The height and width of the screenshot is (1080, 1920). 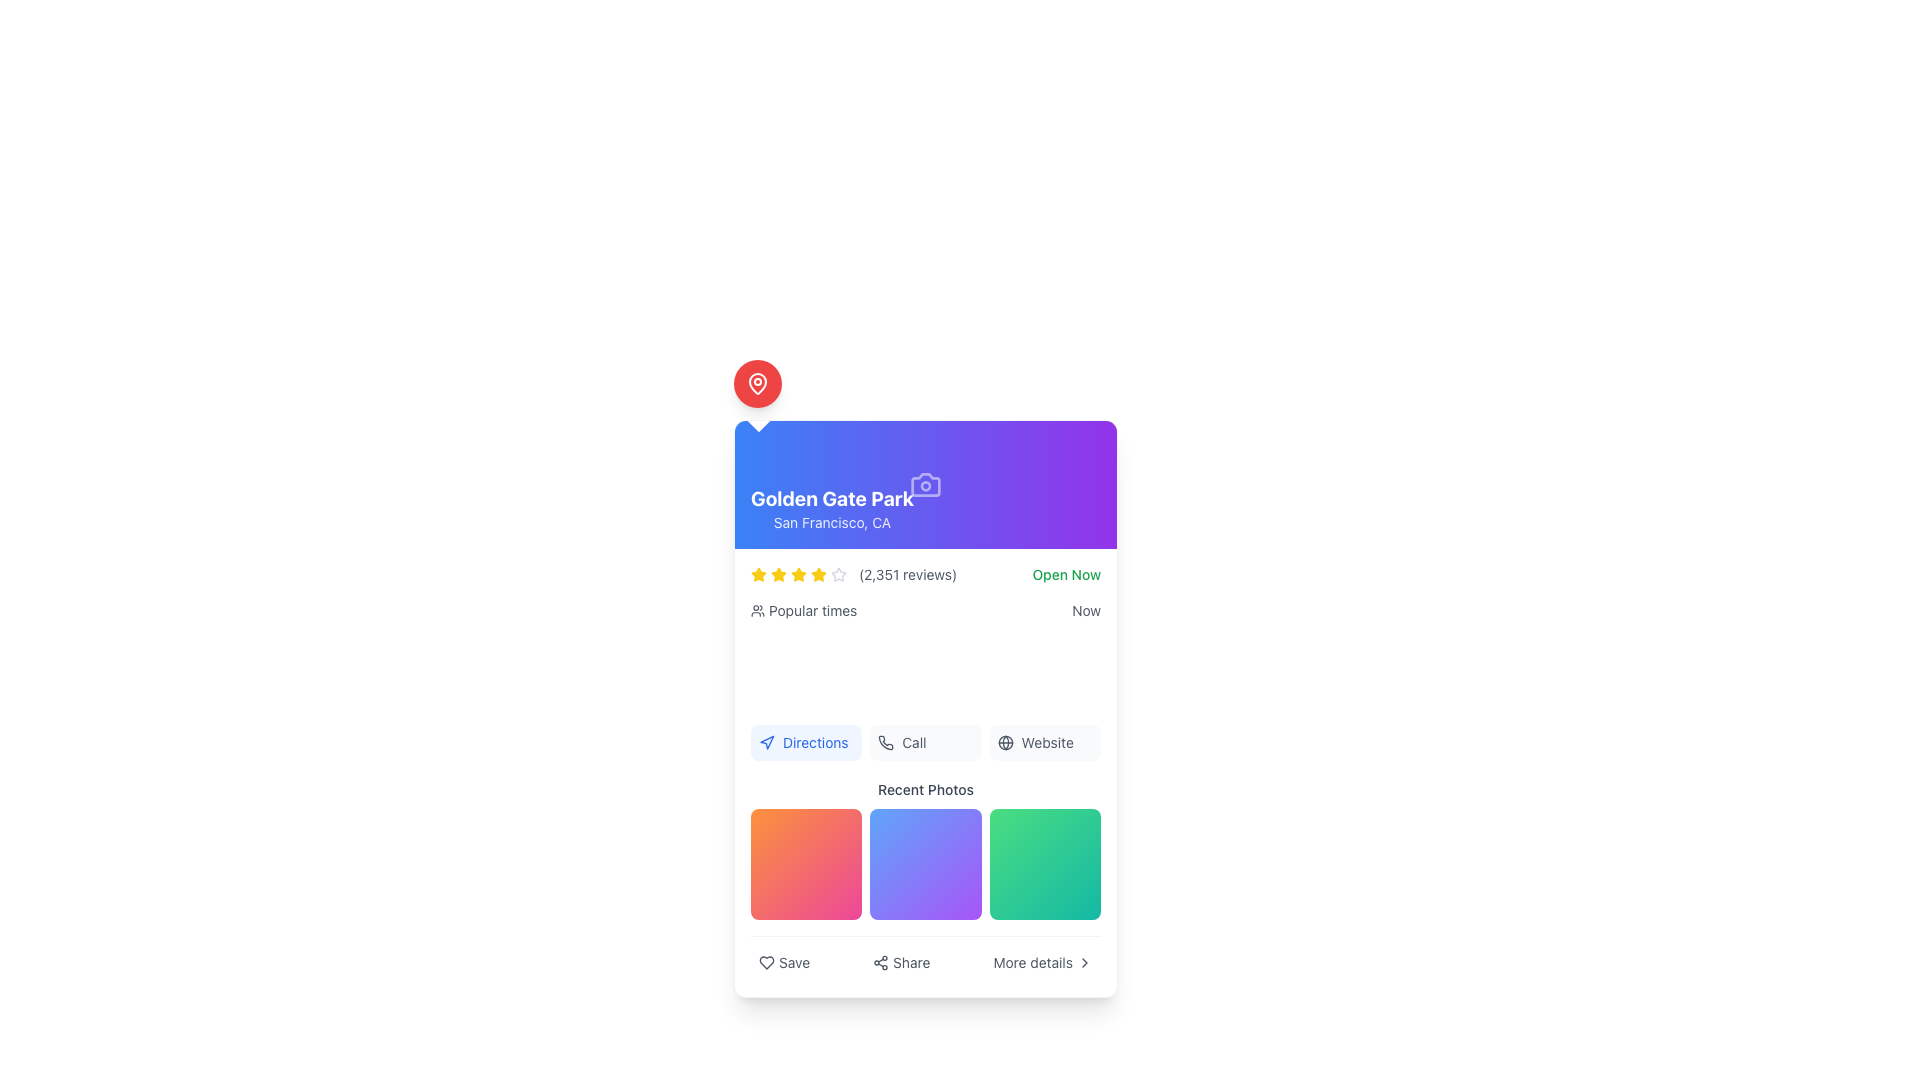 I want to click on the Text Label that serves as a clickable component for sharing content, positioned beneath the 'Recent Photos' icons, and between the 'Save' and 'More details' buttons, so click(x=910, y=962).